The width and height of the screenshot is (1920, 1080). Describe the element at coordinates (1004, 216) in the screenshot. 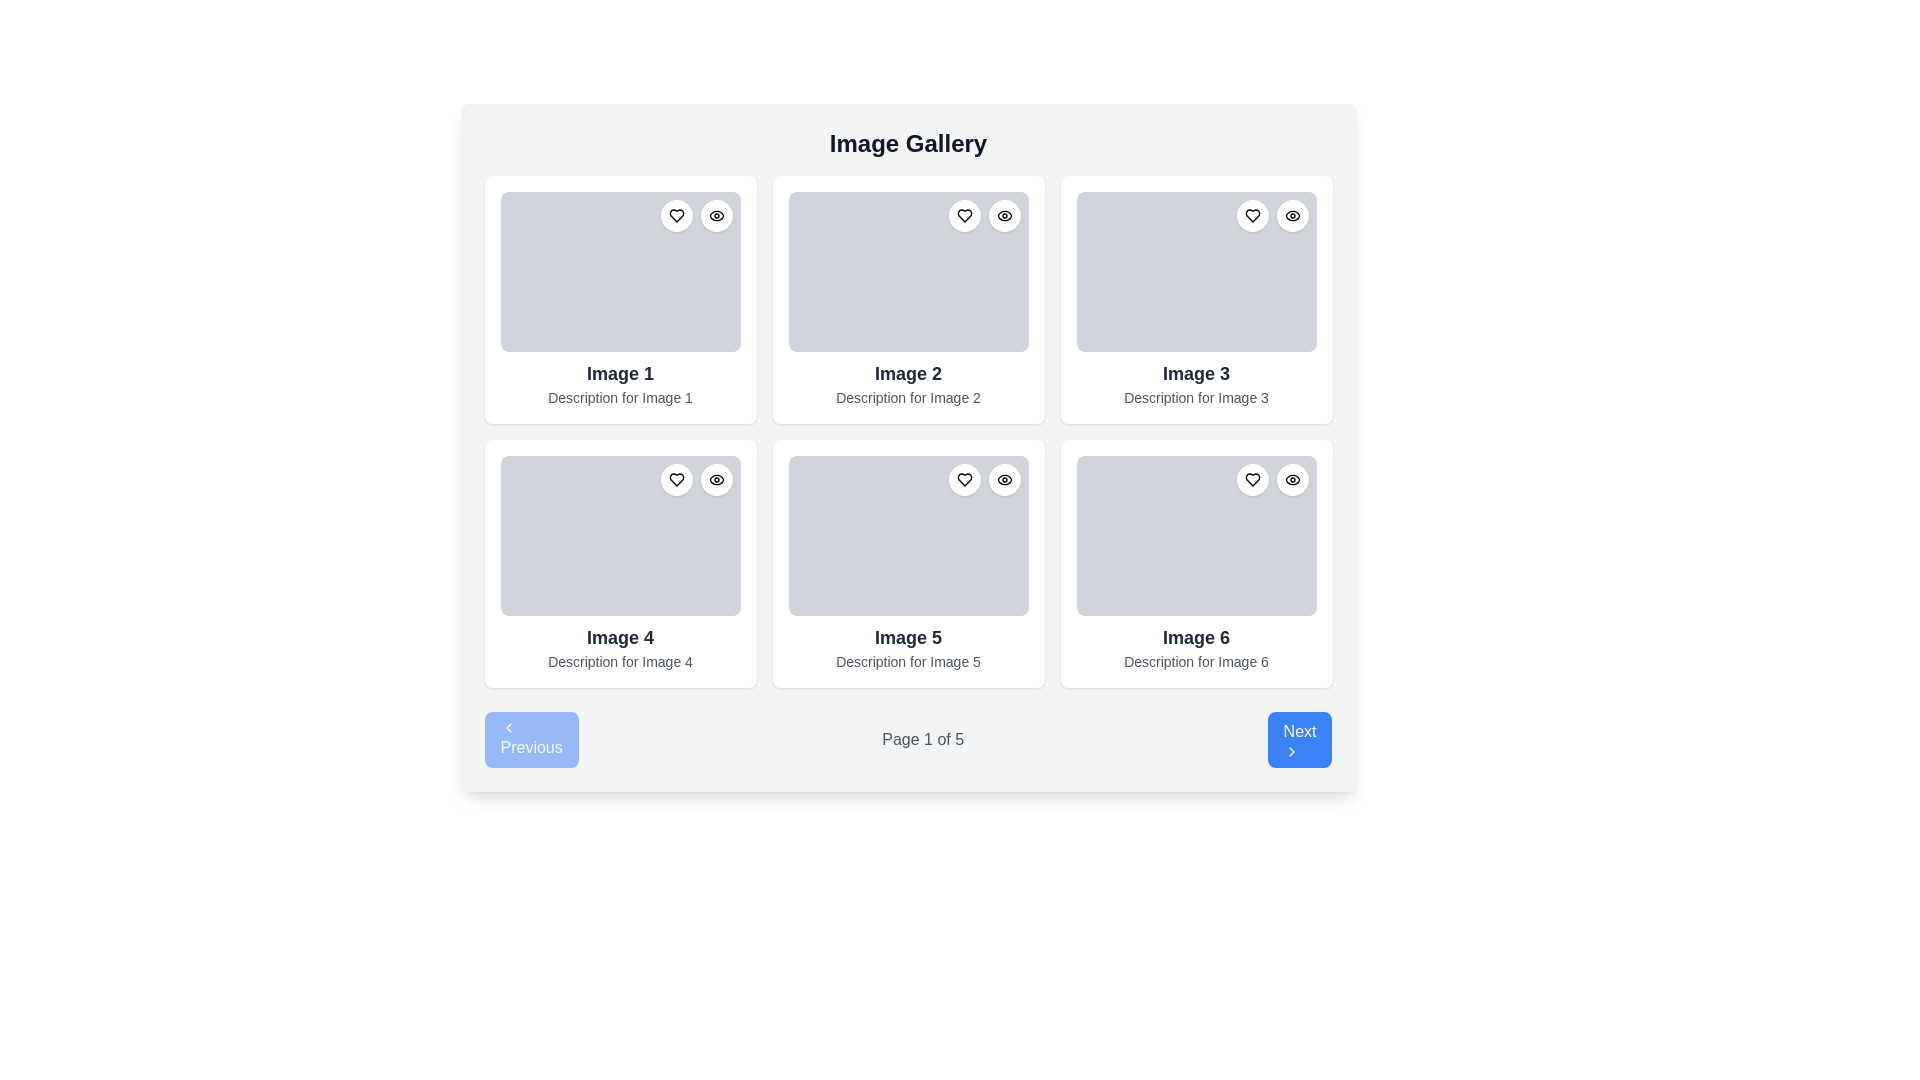

I see `the visibility toggle icon located in the top-right corner of the 'Image 2' tile` at that location.